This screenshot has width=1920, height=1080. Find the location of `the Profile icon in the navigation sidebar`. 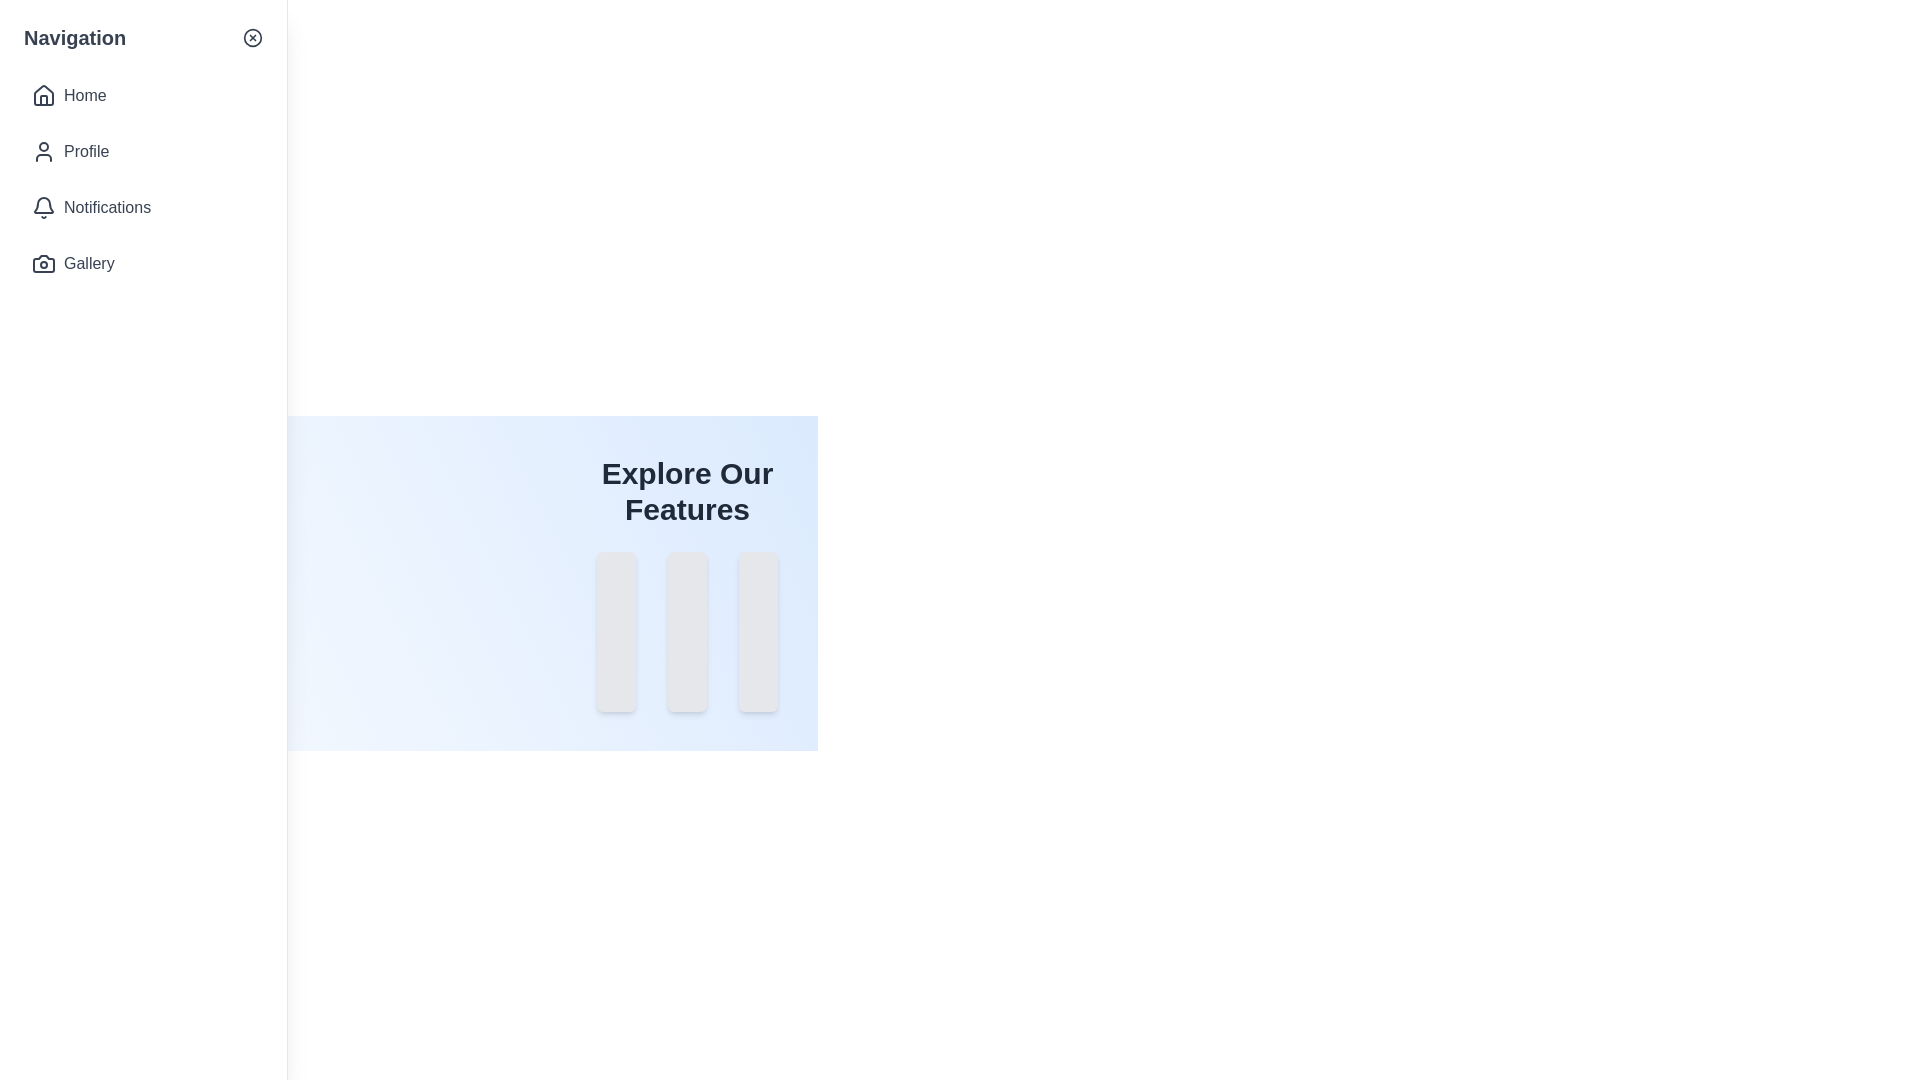

the Profile icon in the navigation sidebar is located at coordinates (43, 150).